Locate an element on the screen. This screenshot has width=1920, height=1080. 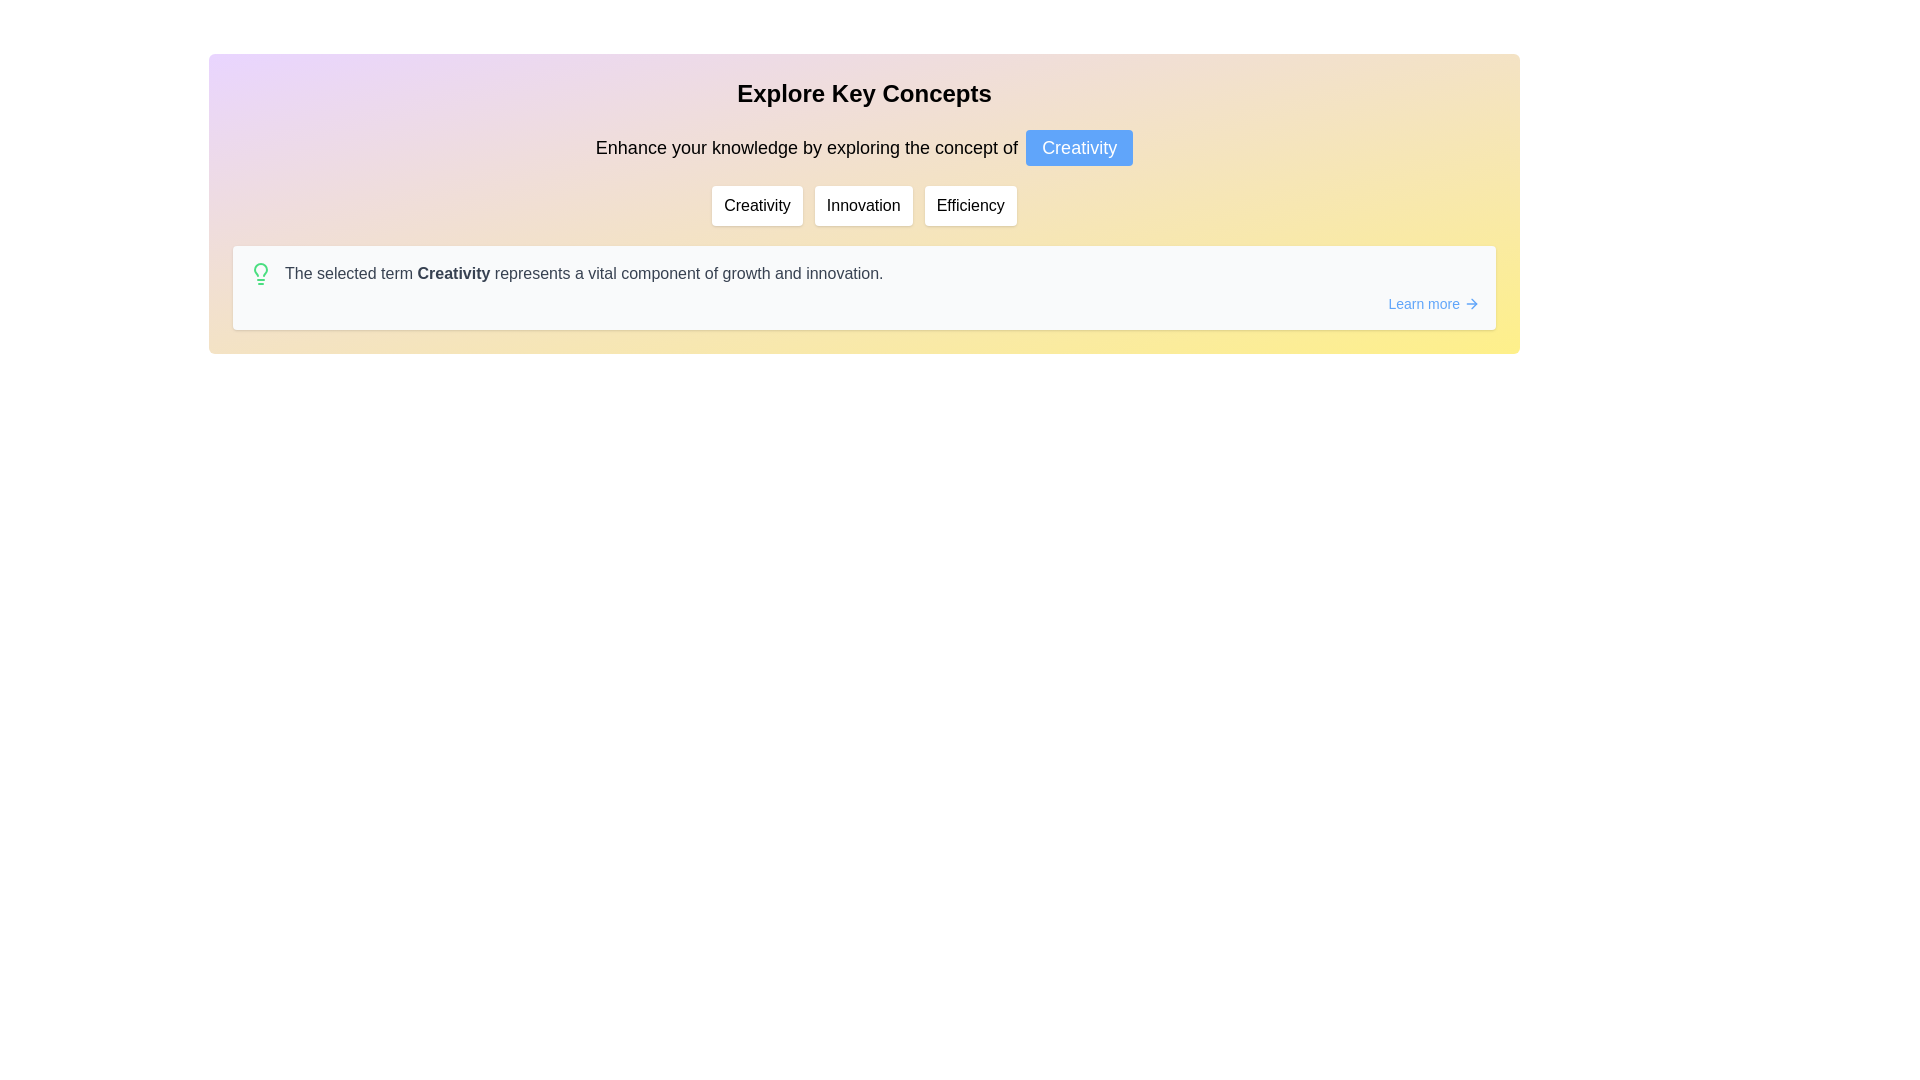
and interpret the text 'Creativity' from the bold text label located in the center of the description card is located at coordinates (452, 273).